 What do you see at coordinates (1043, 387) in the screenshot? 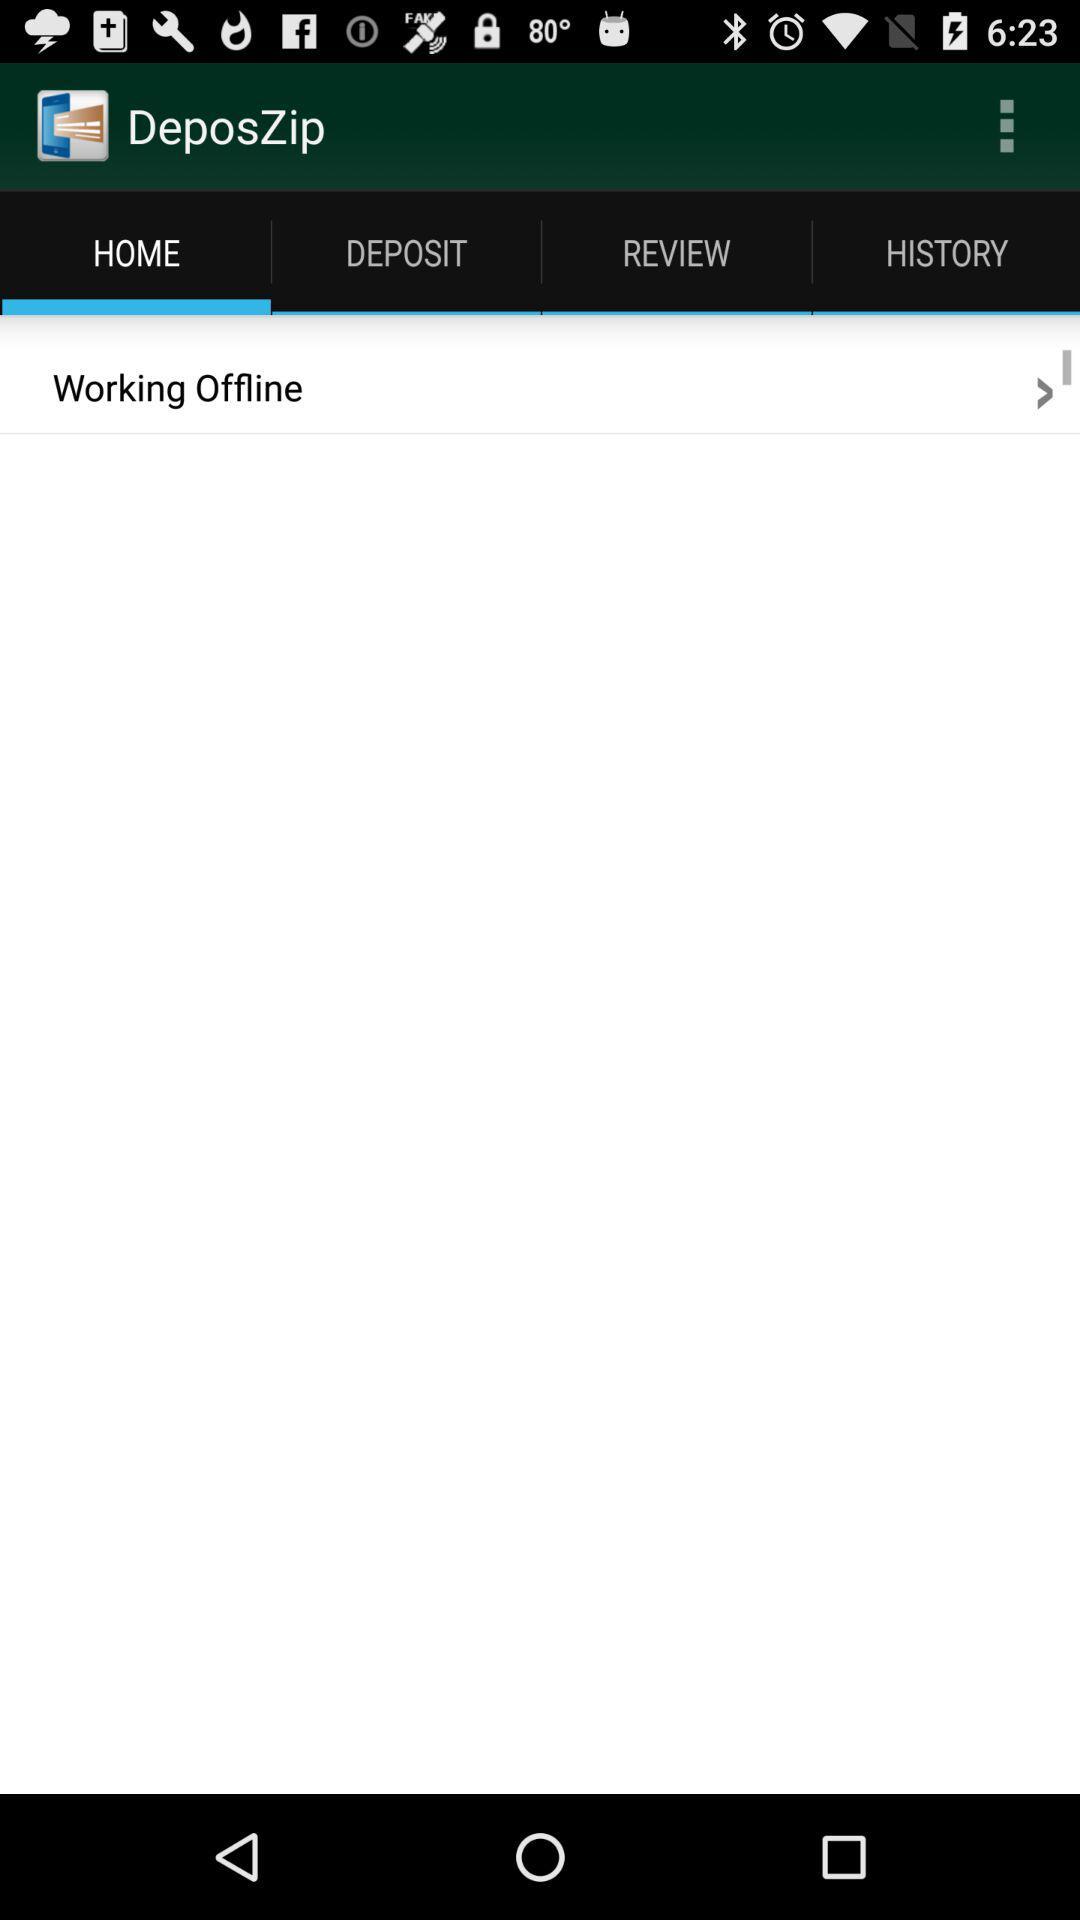
I see `item to the right of the working offline app` at bounding box center [1043, 387].